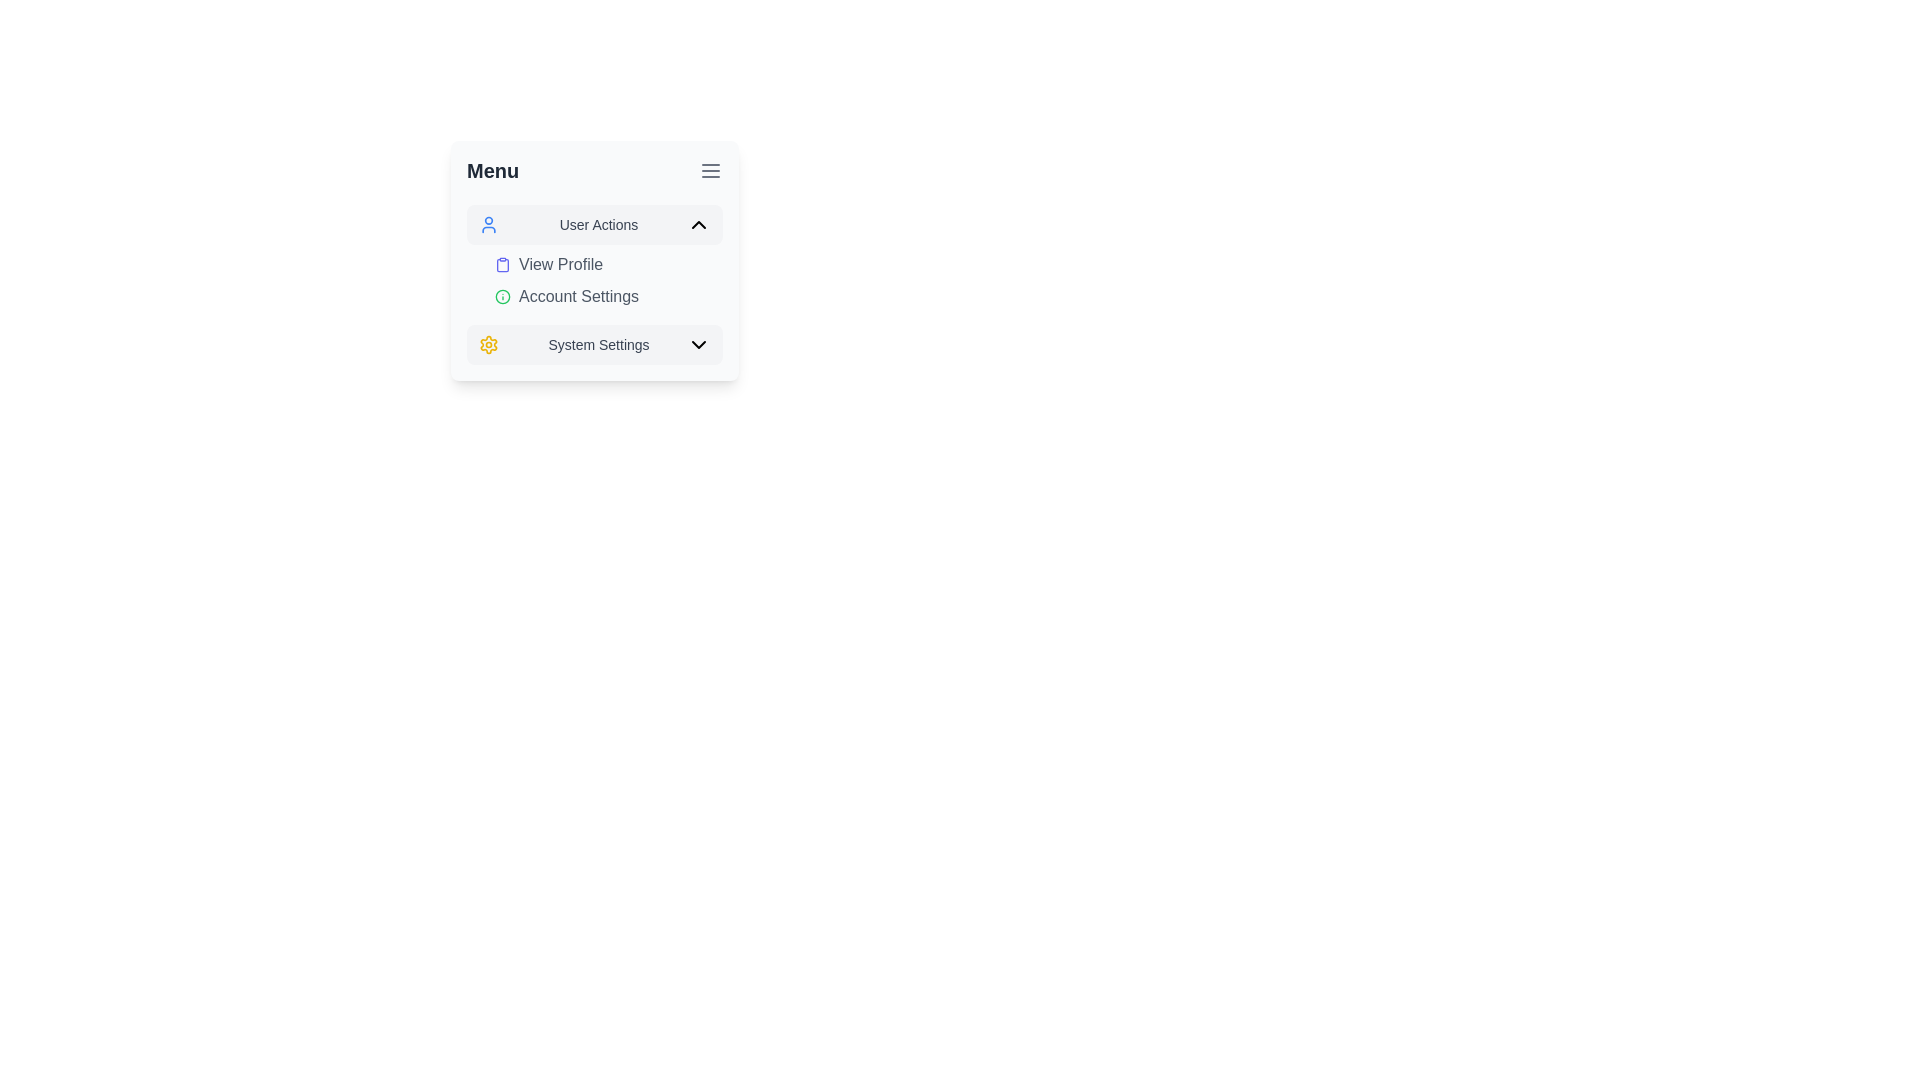 The height and width of the screenshot is (1080, 1920). Describe the element at coordinates (594, 224) in the screenshot. I see `the toggle button located in the top section of the menu panel` at that location.